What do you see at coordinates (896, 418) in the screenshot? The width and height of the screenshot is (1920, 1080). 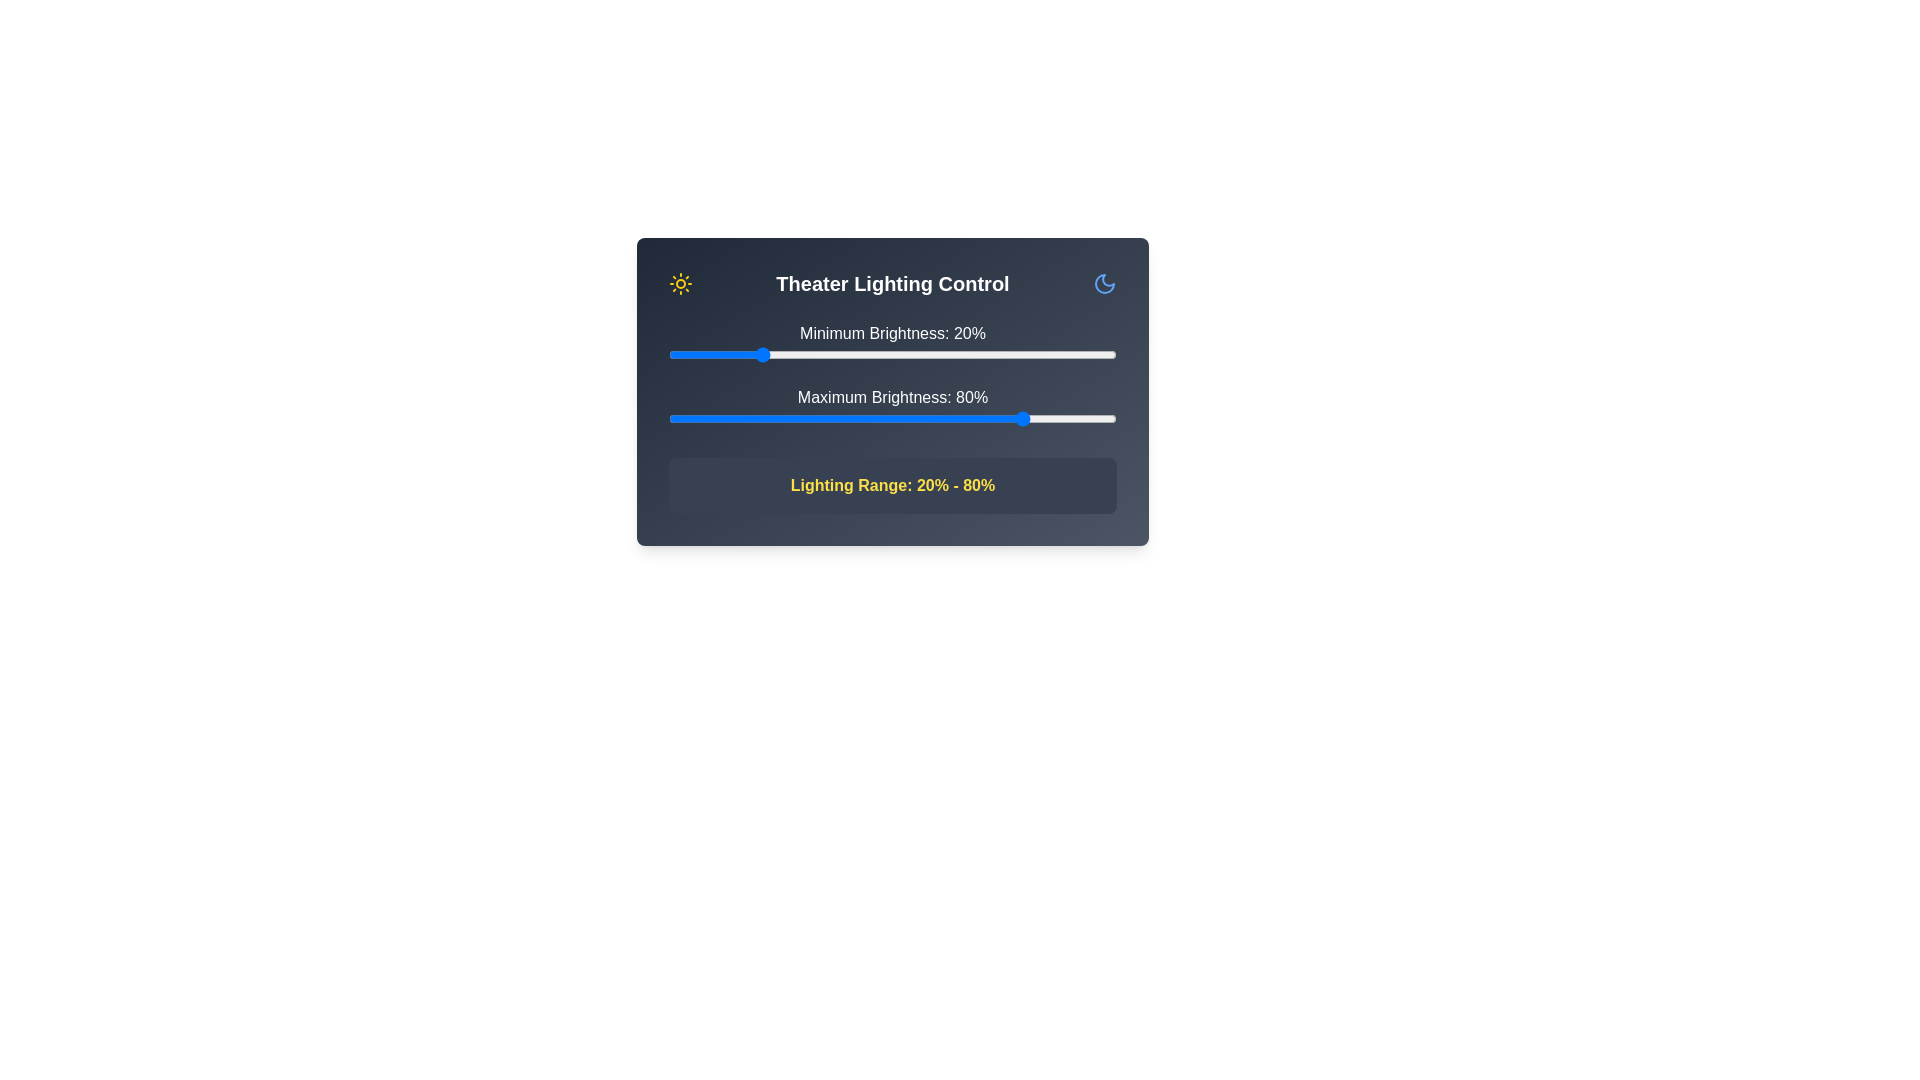 I see `the maximum brightness slider to 51%` at bounding box center [896, 418].